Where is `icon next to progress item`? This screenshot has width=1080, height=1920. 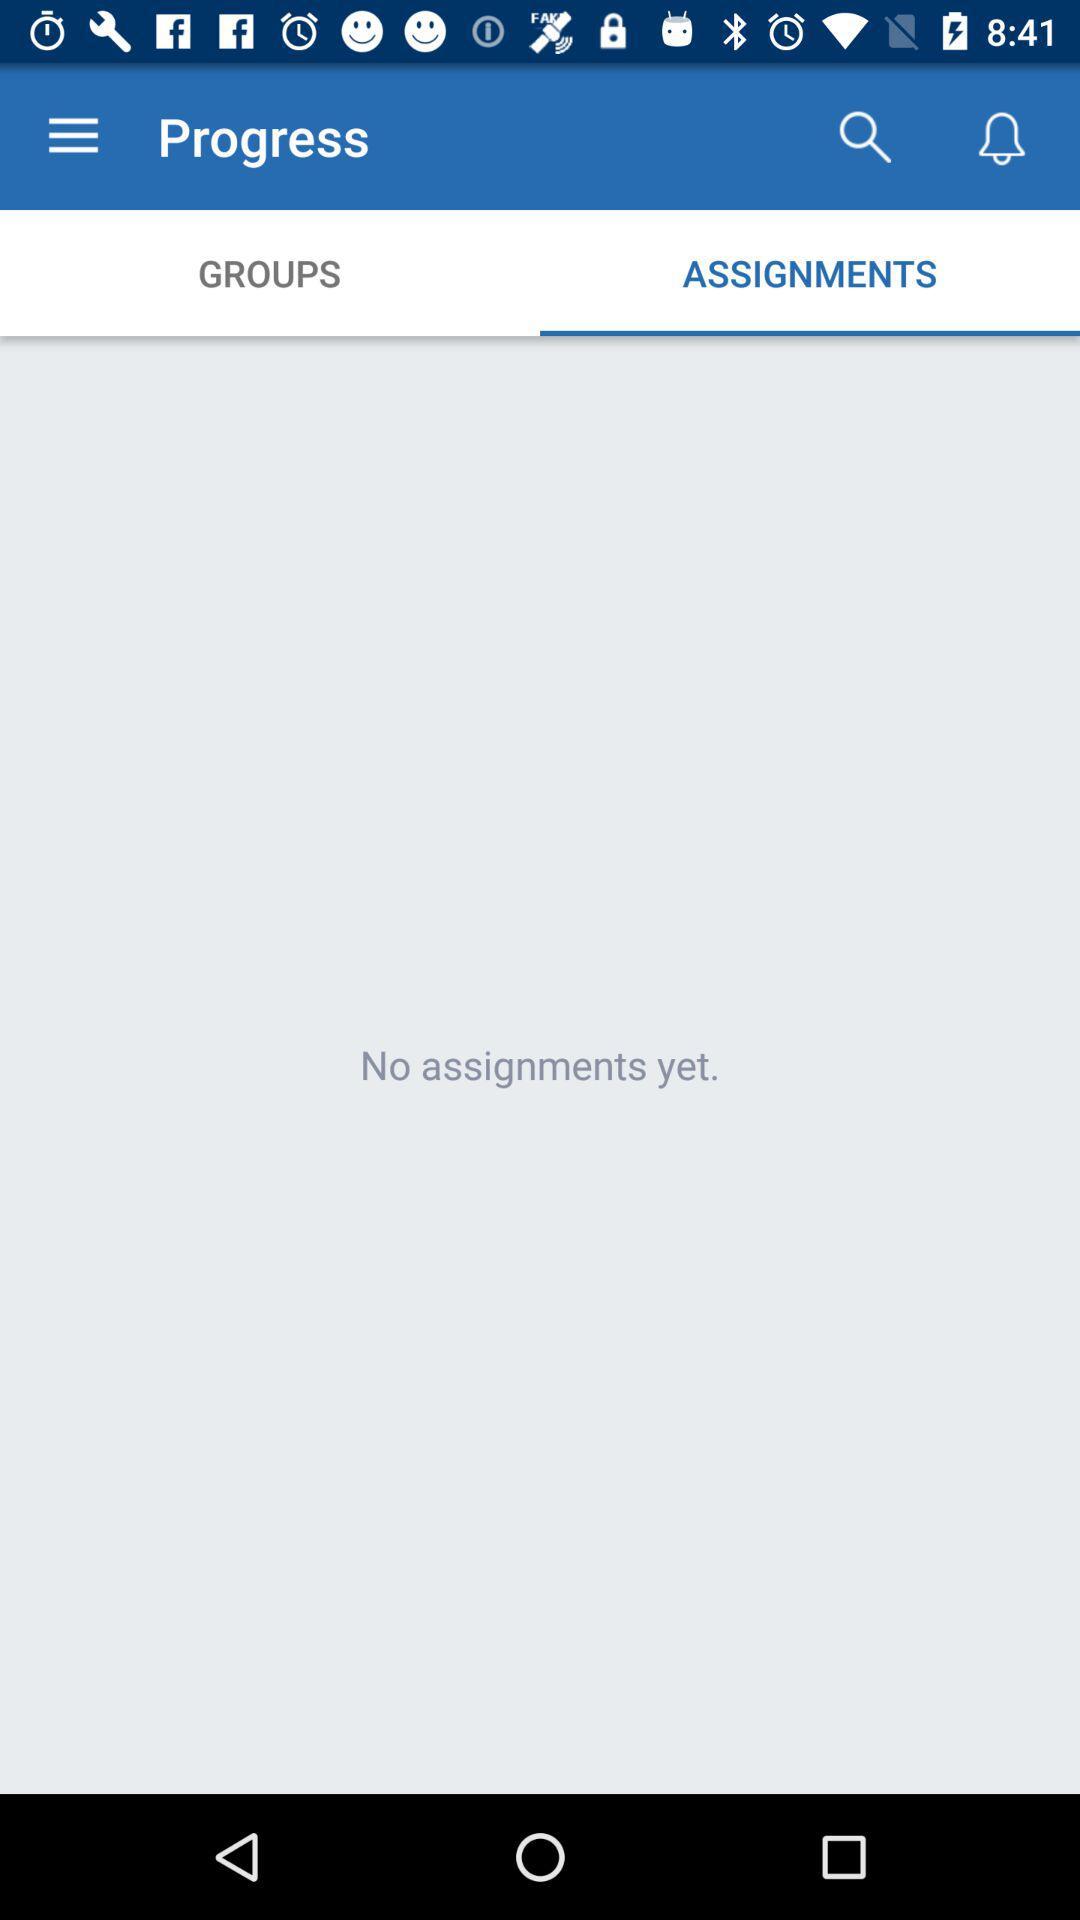 icon next to progress item is located at coordinates (863, 135).